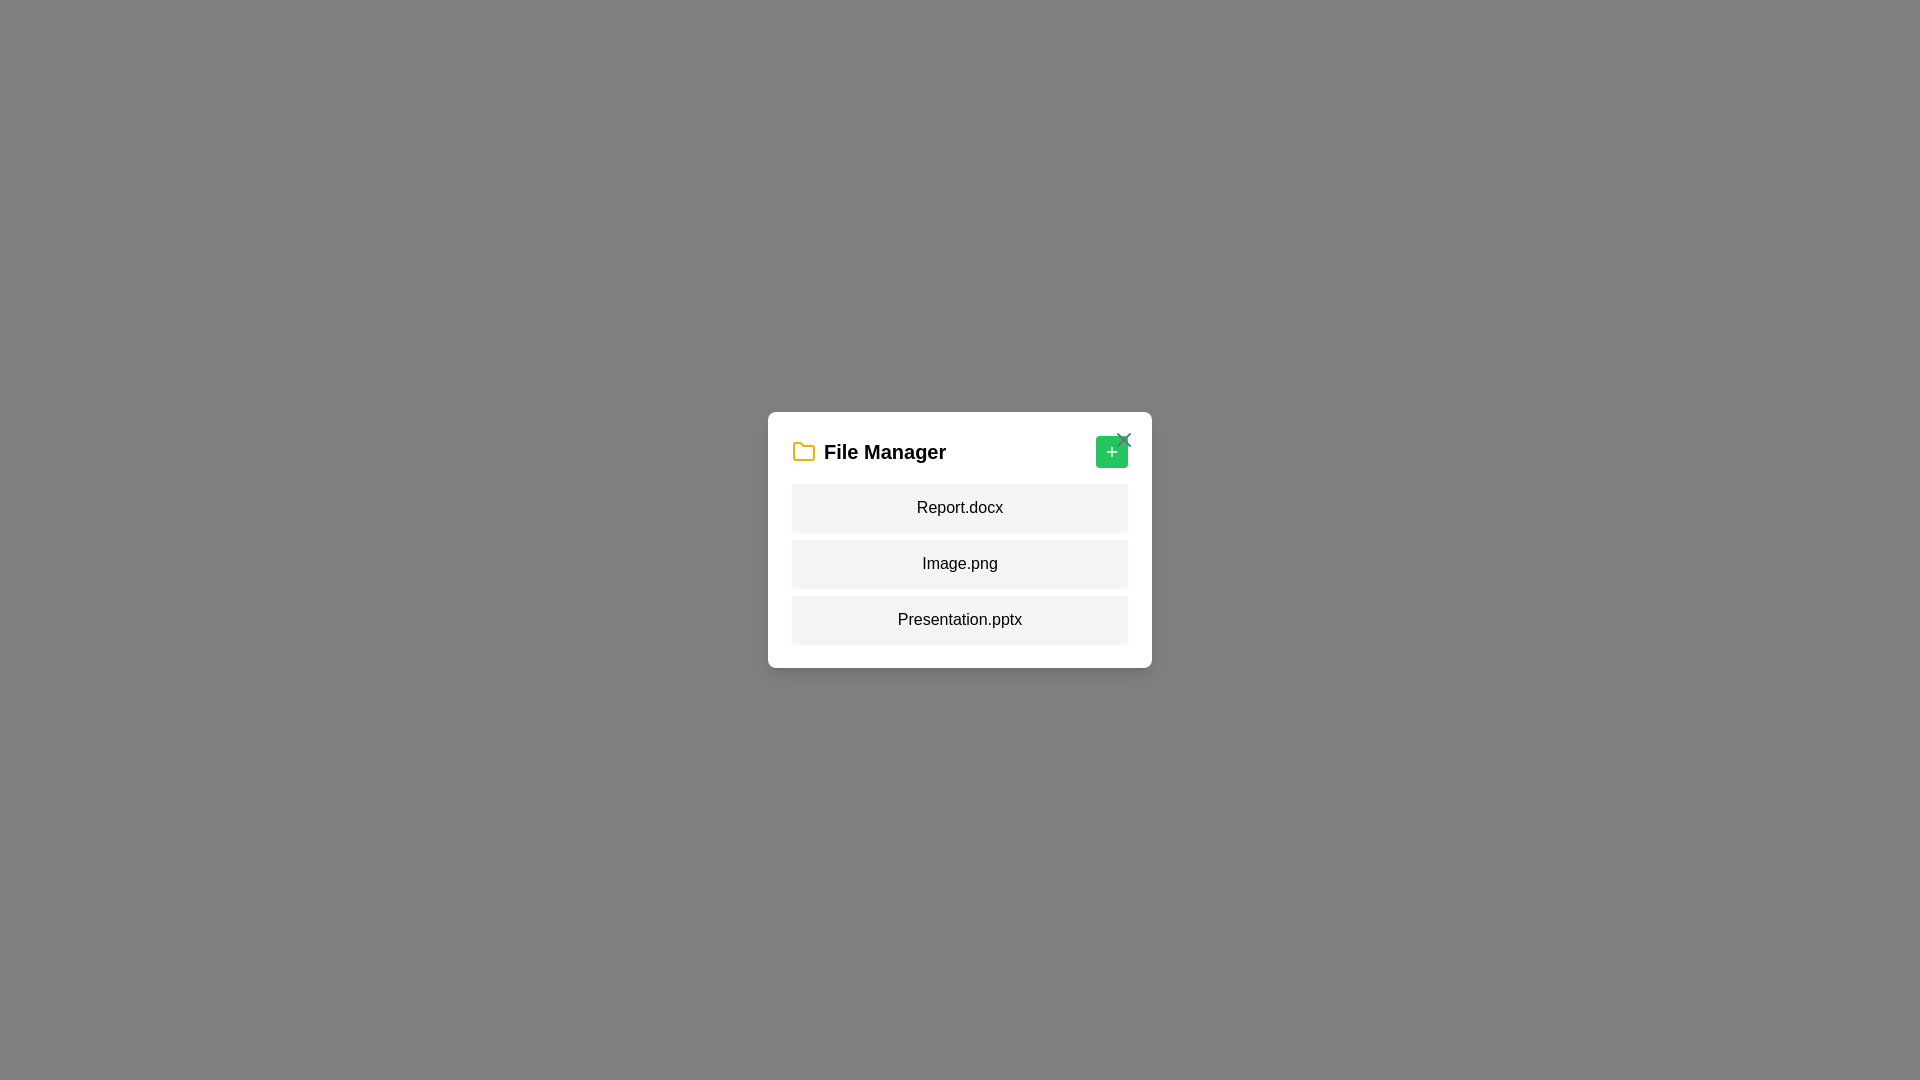  What do you see at coordinates (1111, 451) in the screenshot?
I see `the '+' button to add a new file` at bounding box center [1111, 451].